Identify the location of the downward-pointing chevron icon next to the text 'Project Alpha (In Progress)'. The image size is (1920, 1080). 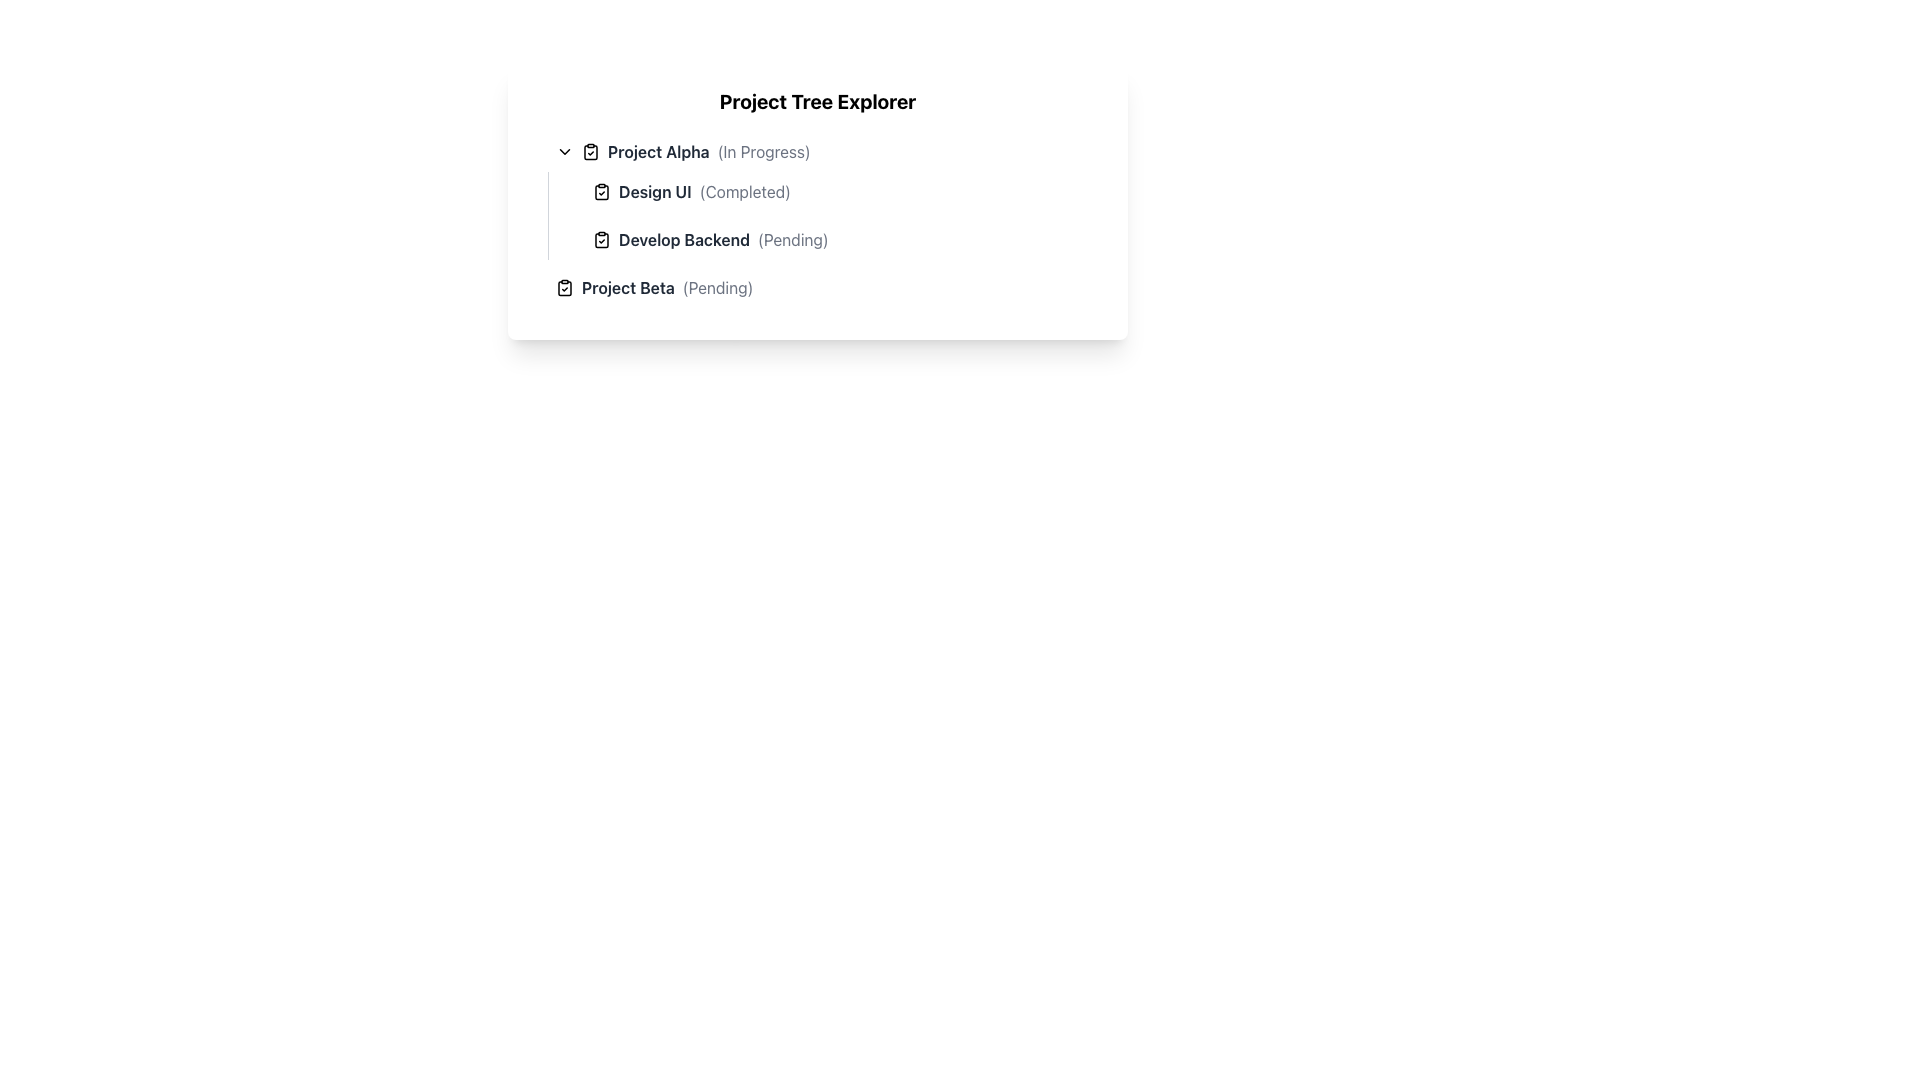
(564, 150).